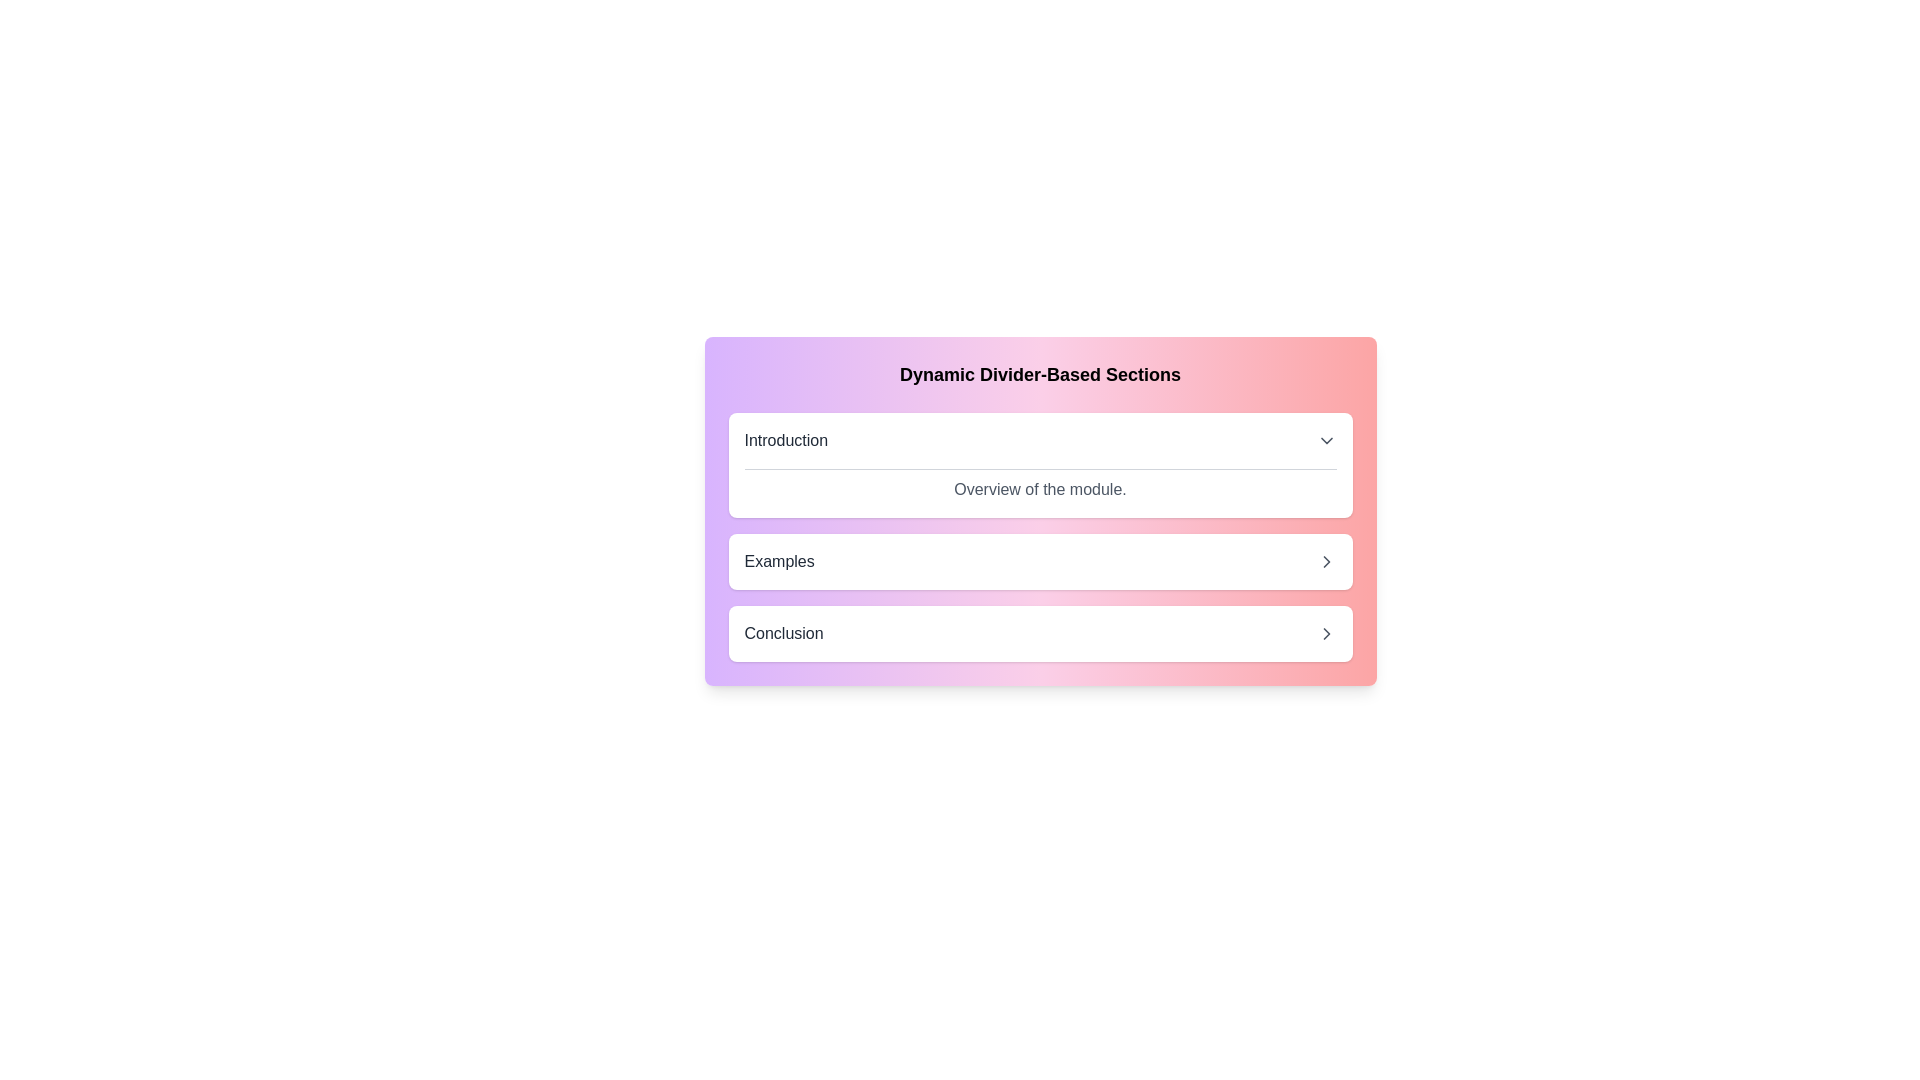 The image size is (1920, 1080). Describe the element at coordinates (1040, 633) in the screenshot. I see `the Interactive header section containing the text 'Conclusion' for keyboard navigation` at that location.